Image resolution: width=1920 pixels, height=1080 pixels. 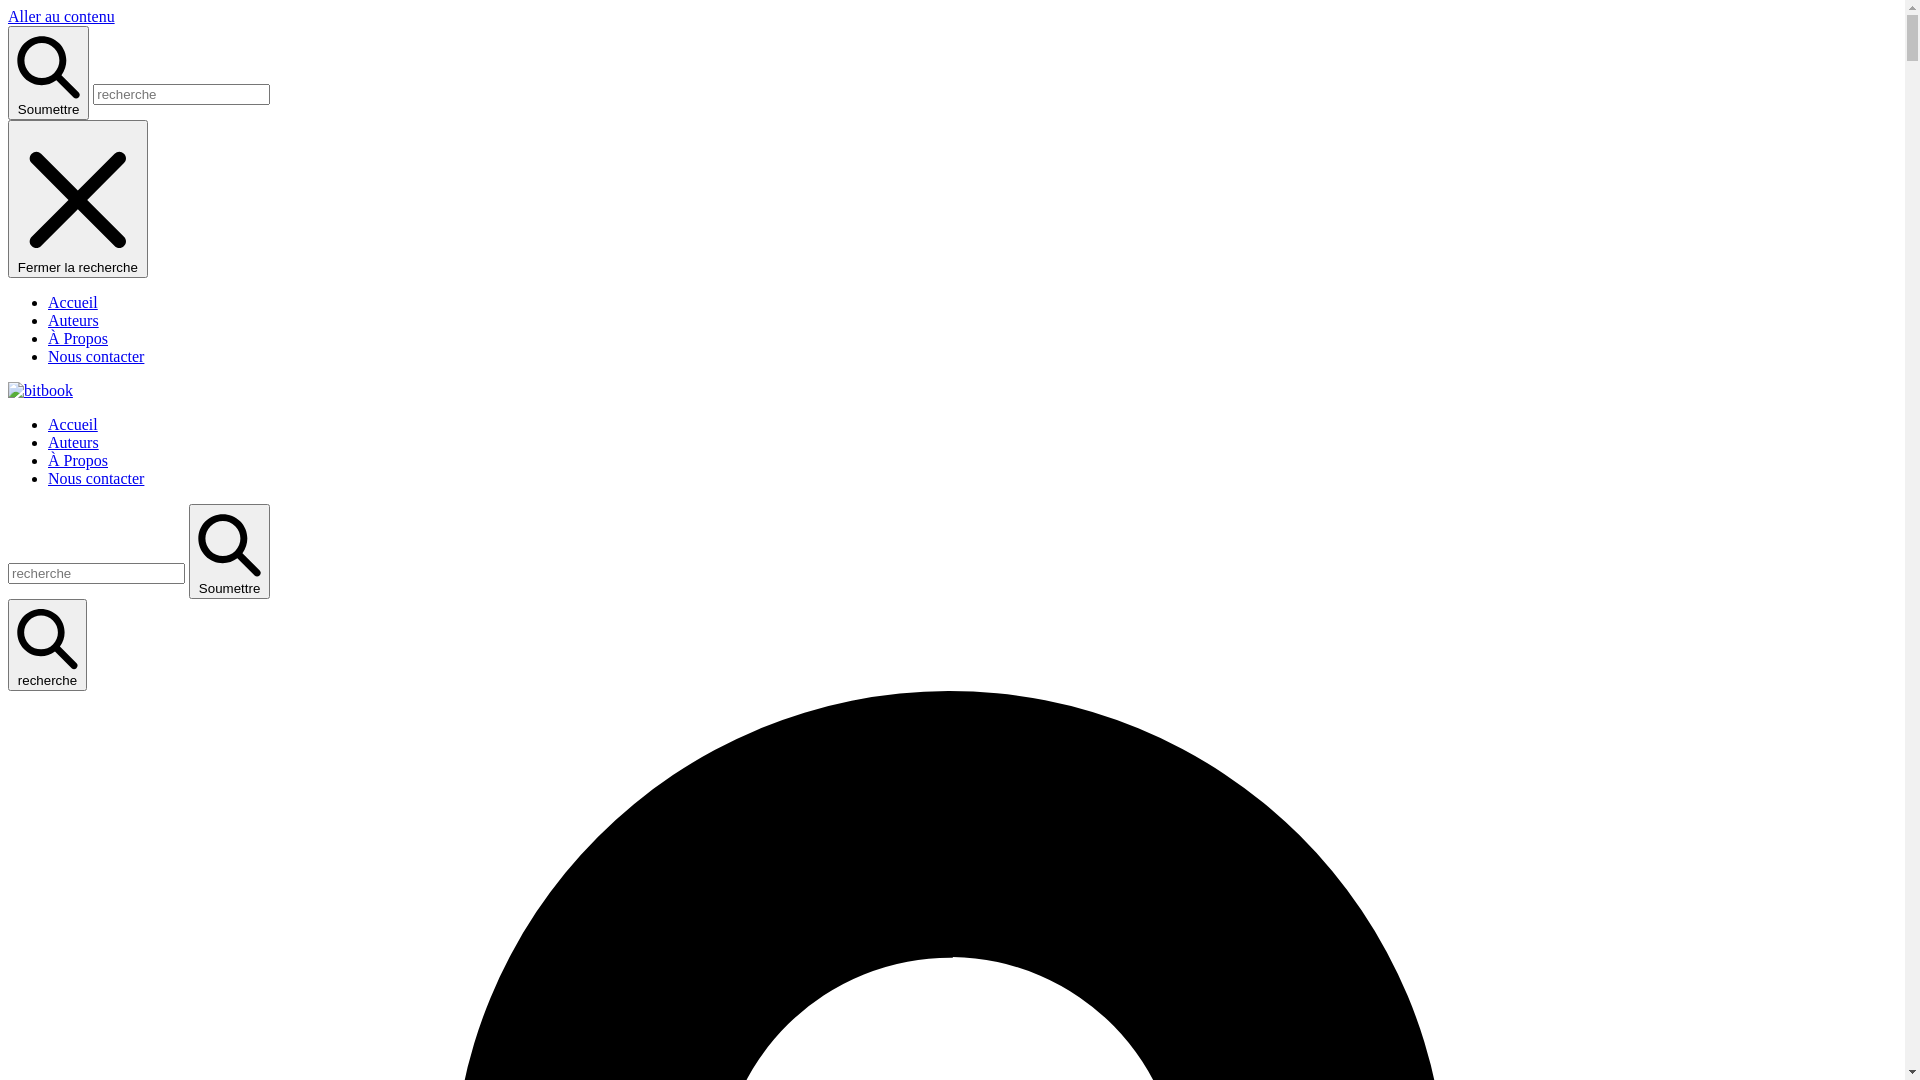 I want to click on 'Auteurs', so click(x=73, y=441).